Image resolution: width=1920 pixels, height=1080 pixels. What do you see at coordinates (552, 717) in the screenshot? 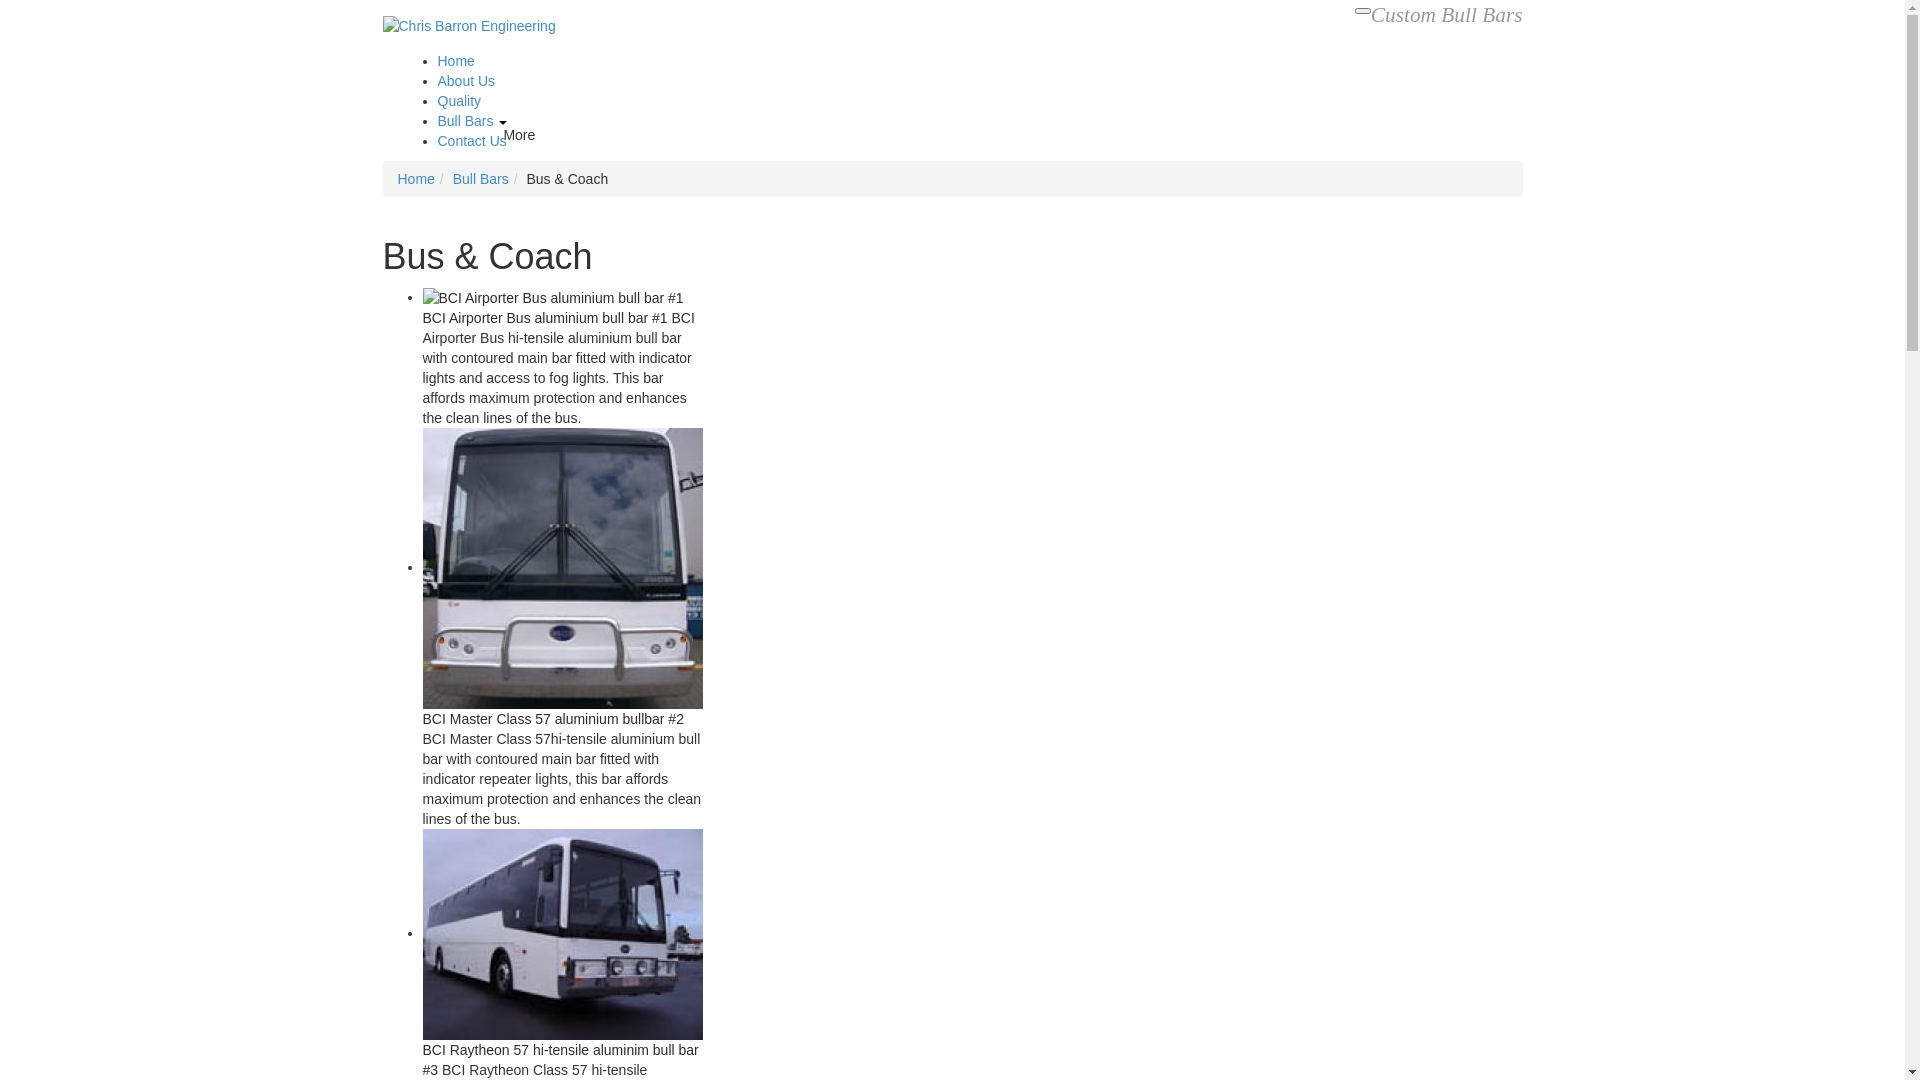
I see `'BCI Master Class 57 aluminium bullbar #2'` at bounding box center [552, 717].